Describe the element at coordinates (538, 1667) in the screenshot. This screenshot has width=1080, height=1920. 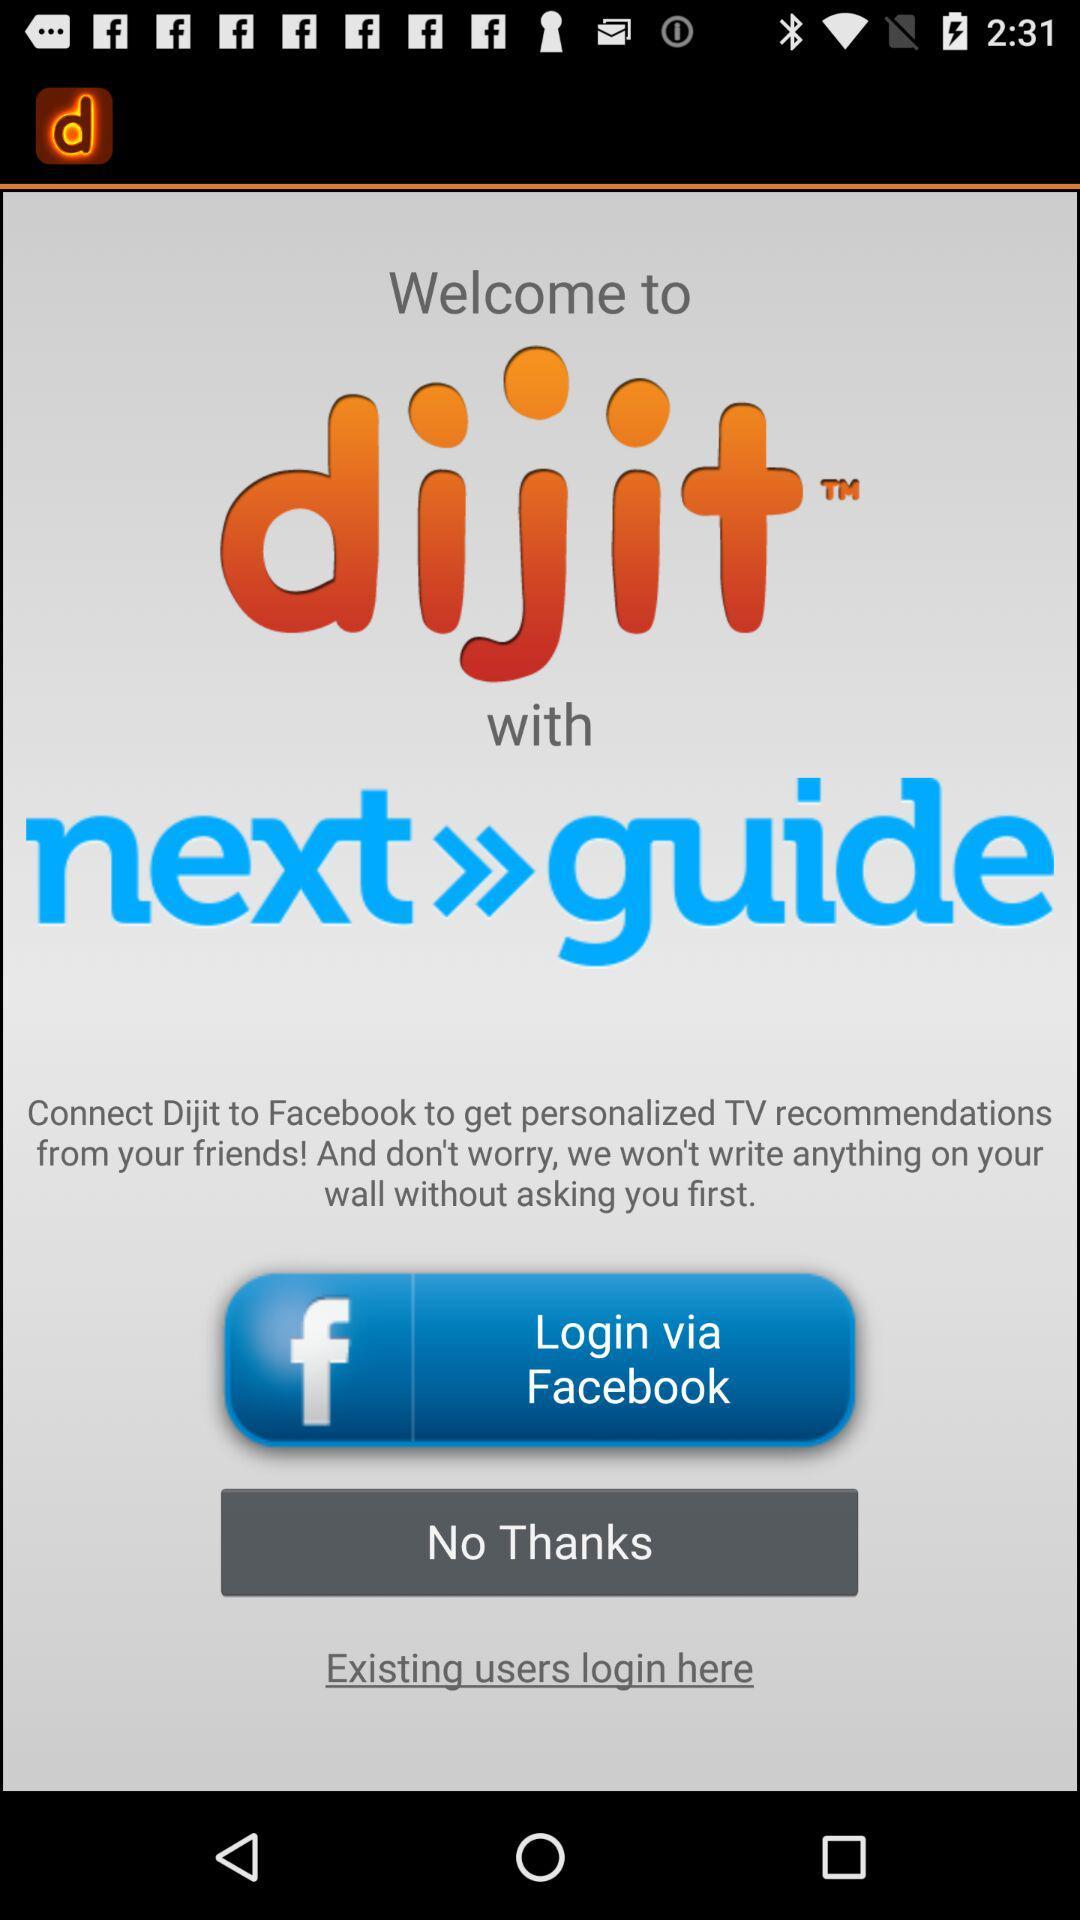
I see `the icon below no thanks button` at that location.